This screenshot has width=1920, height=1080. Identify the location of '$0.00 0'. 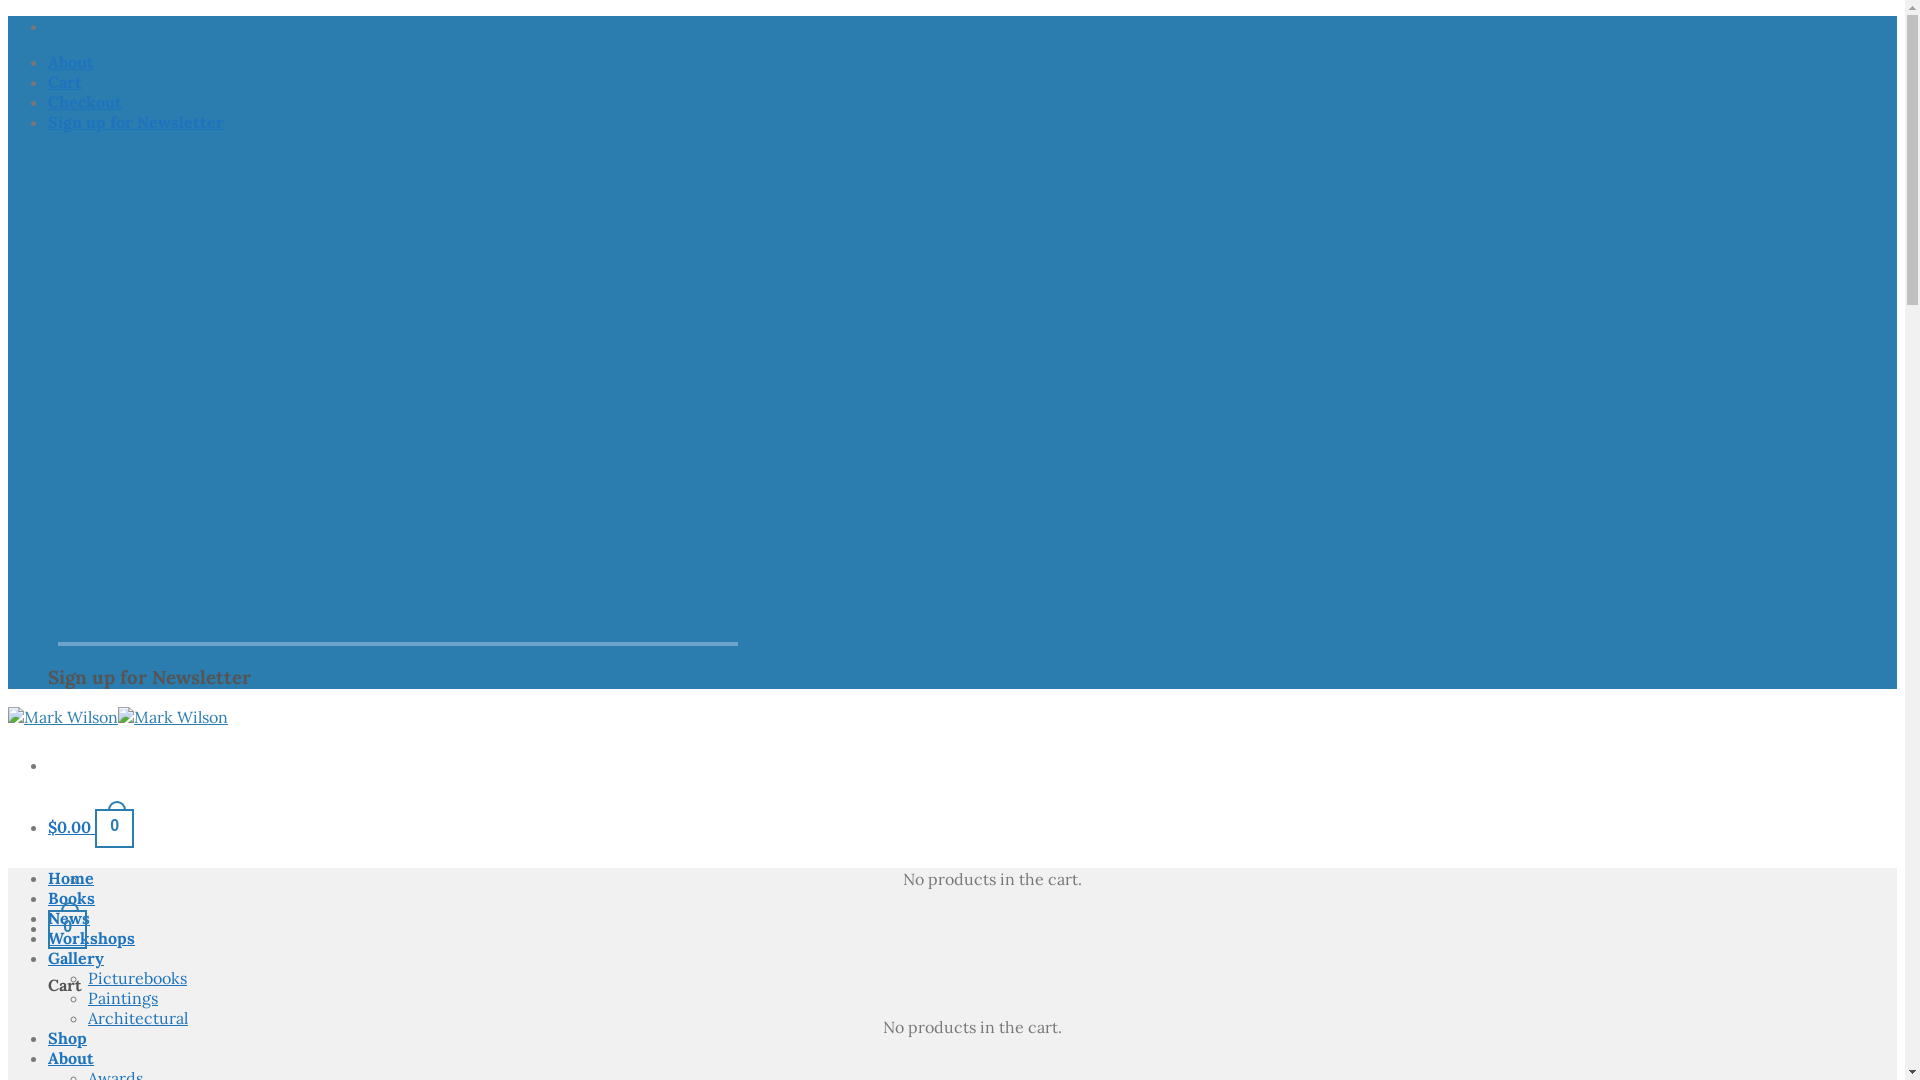
(90, 826).